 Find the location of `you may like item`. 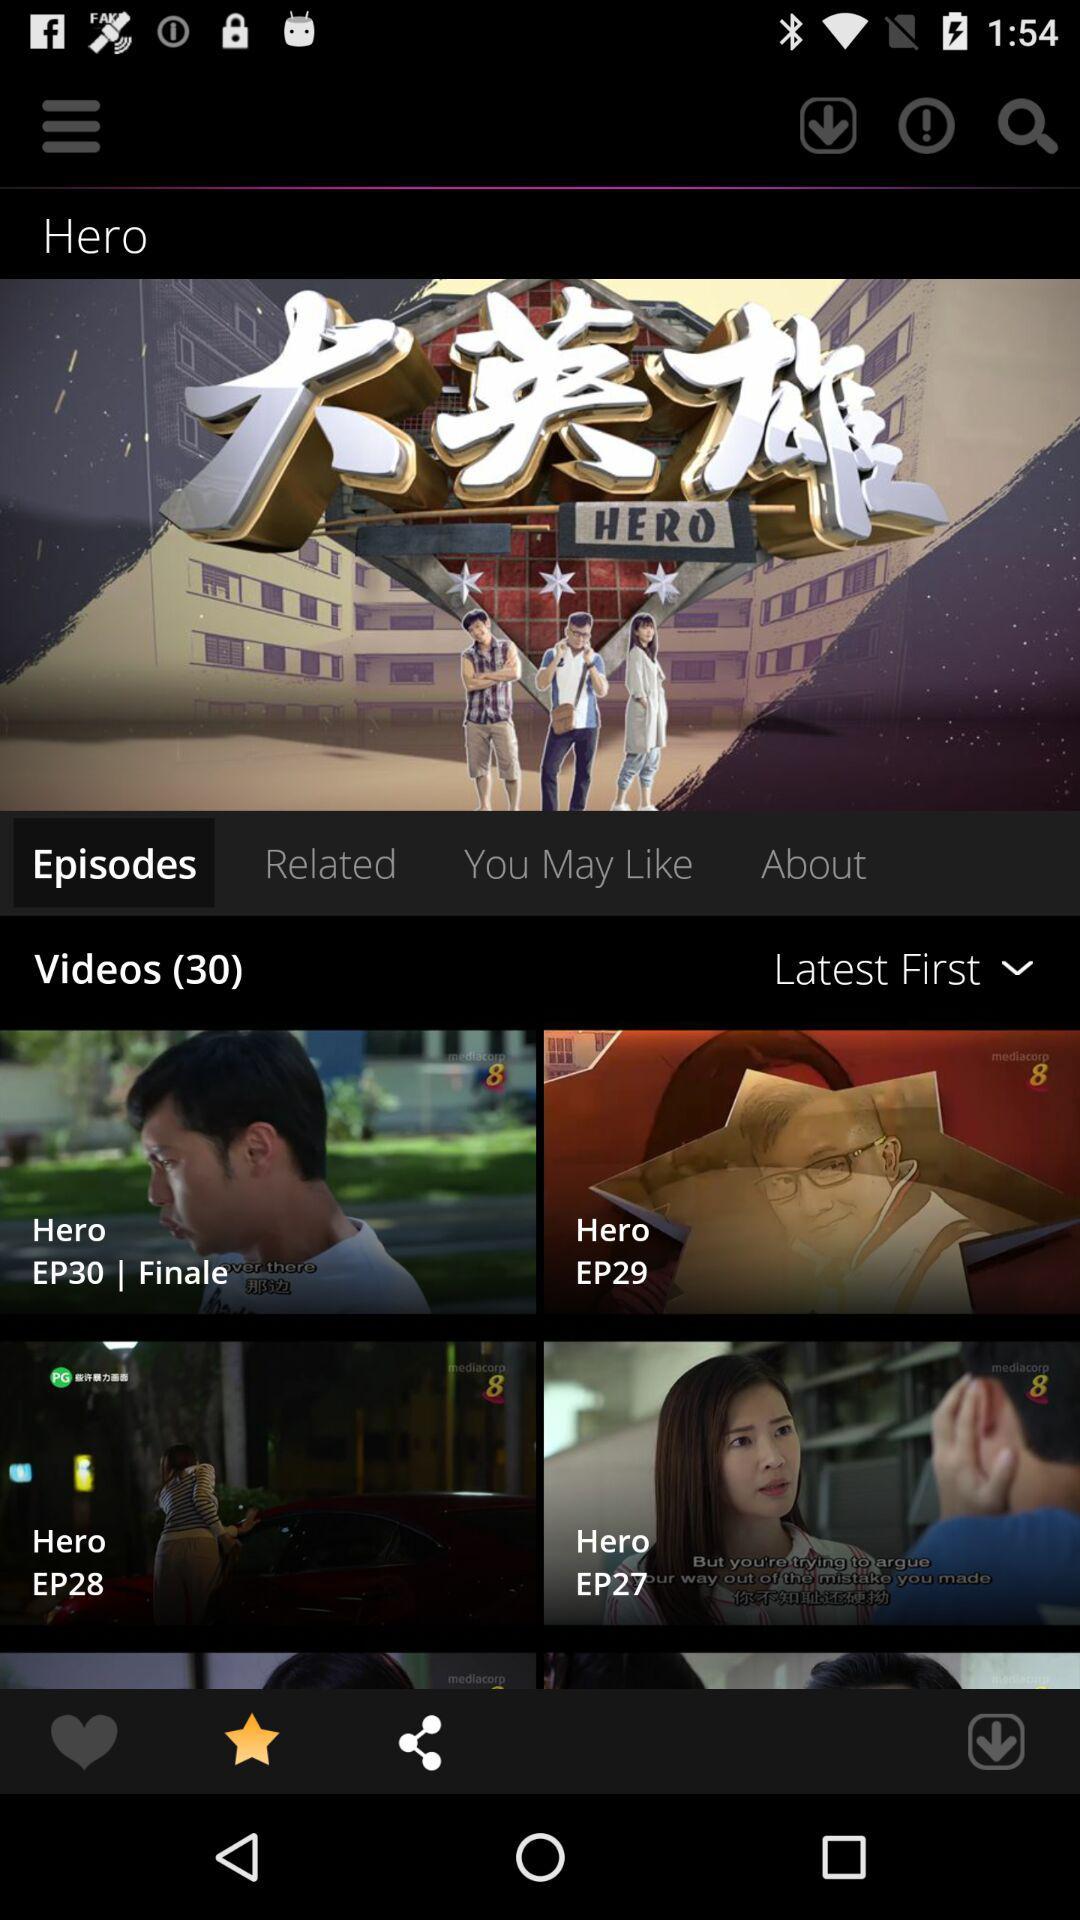

you may like item is located at coordinates (578, 862).